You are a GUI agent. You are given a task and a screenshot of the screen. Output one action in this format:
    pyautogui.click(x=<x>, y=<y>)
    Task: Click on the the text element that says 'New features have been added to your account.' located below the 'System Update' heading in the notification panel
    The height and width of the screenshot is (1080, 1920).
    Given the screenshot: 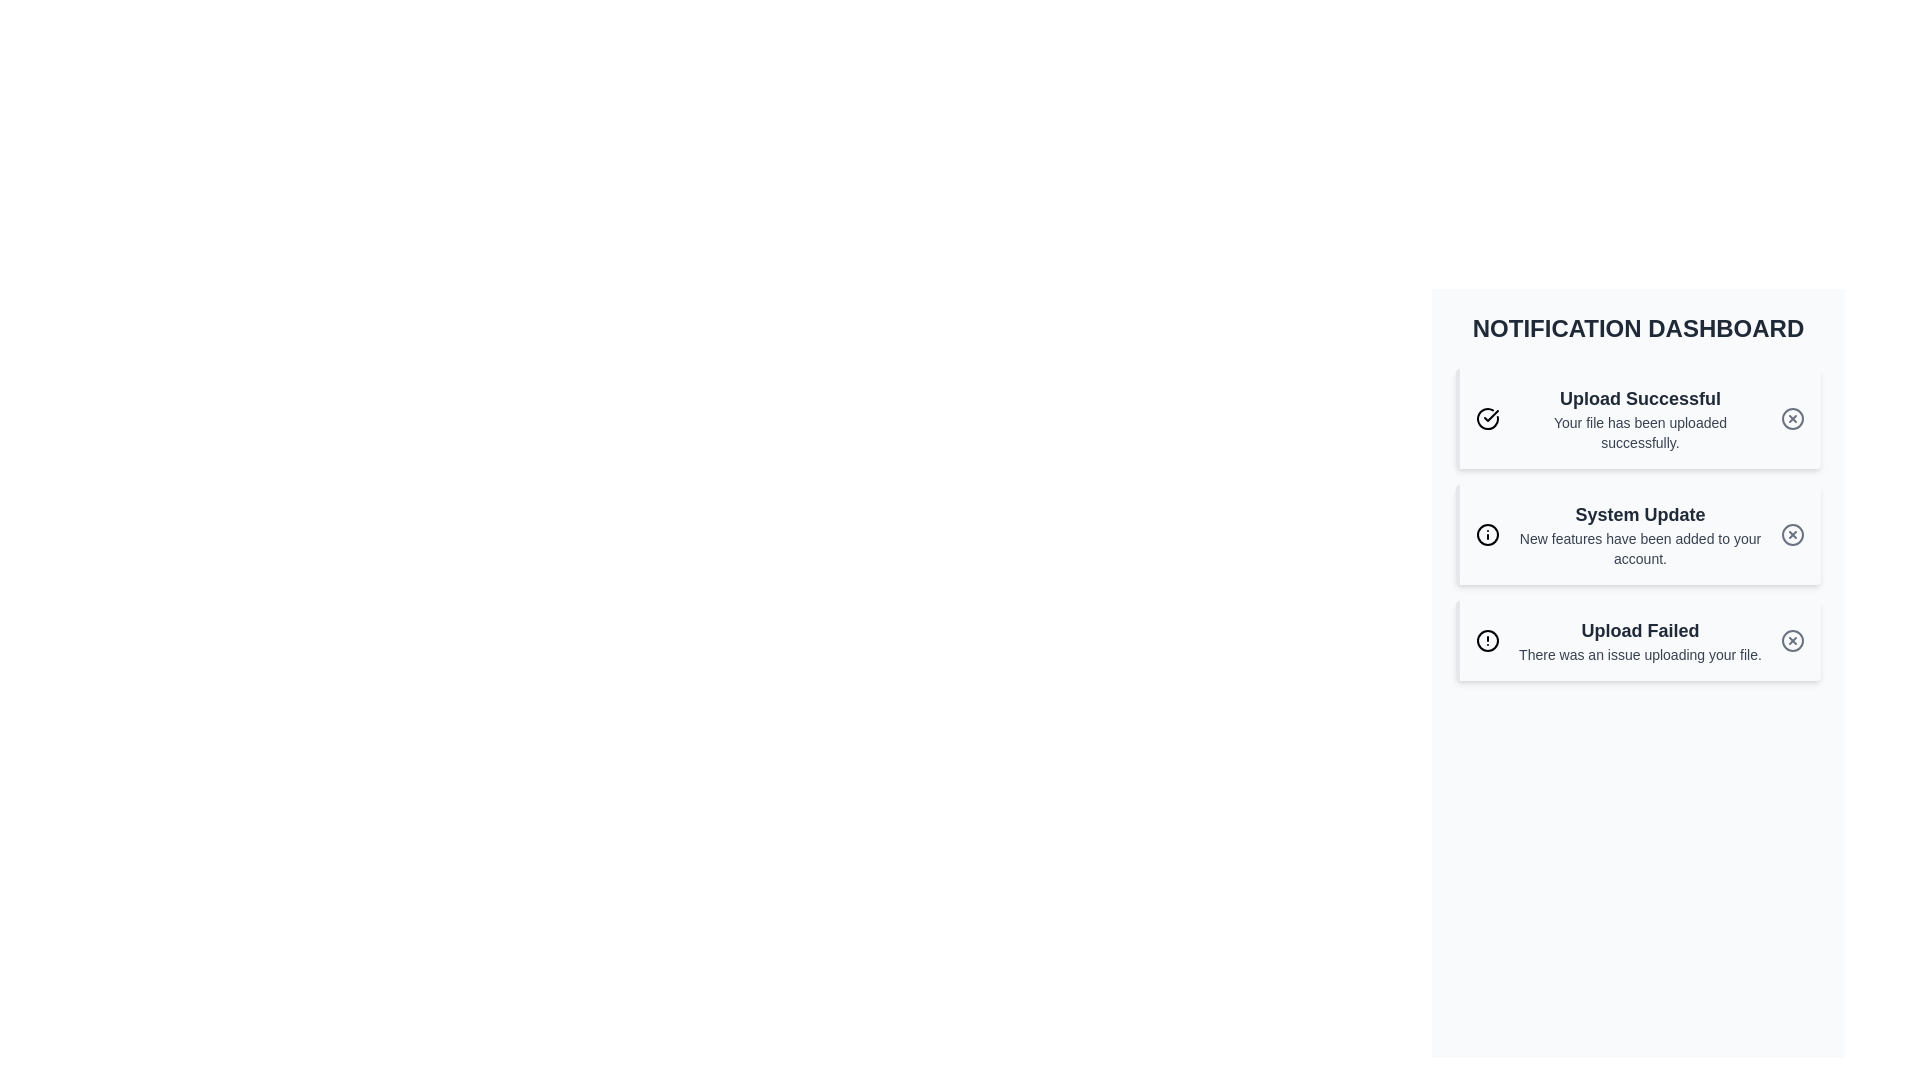 What is the action you would take?
    pyautogui.click(x=1640, y=548)
    